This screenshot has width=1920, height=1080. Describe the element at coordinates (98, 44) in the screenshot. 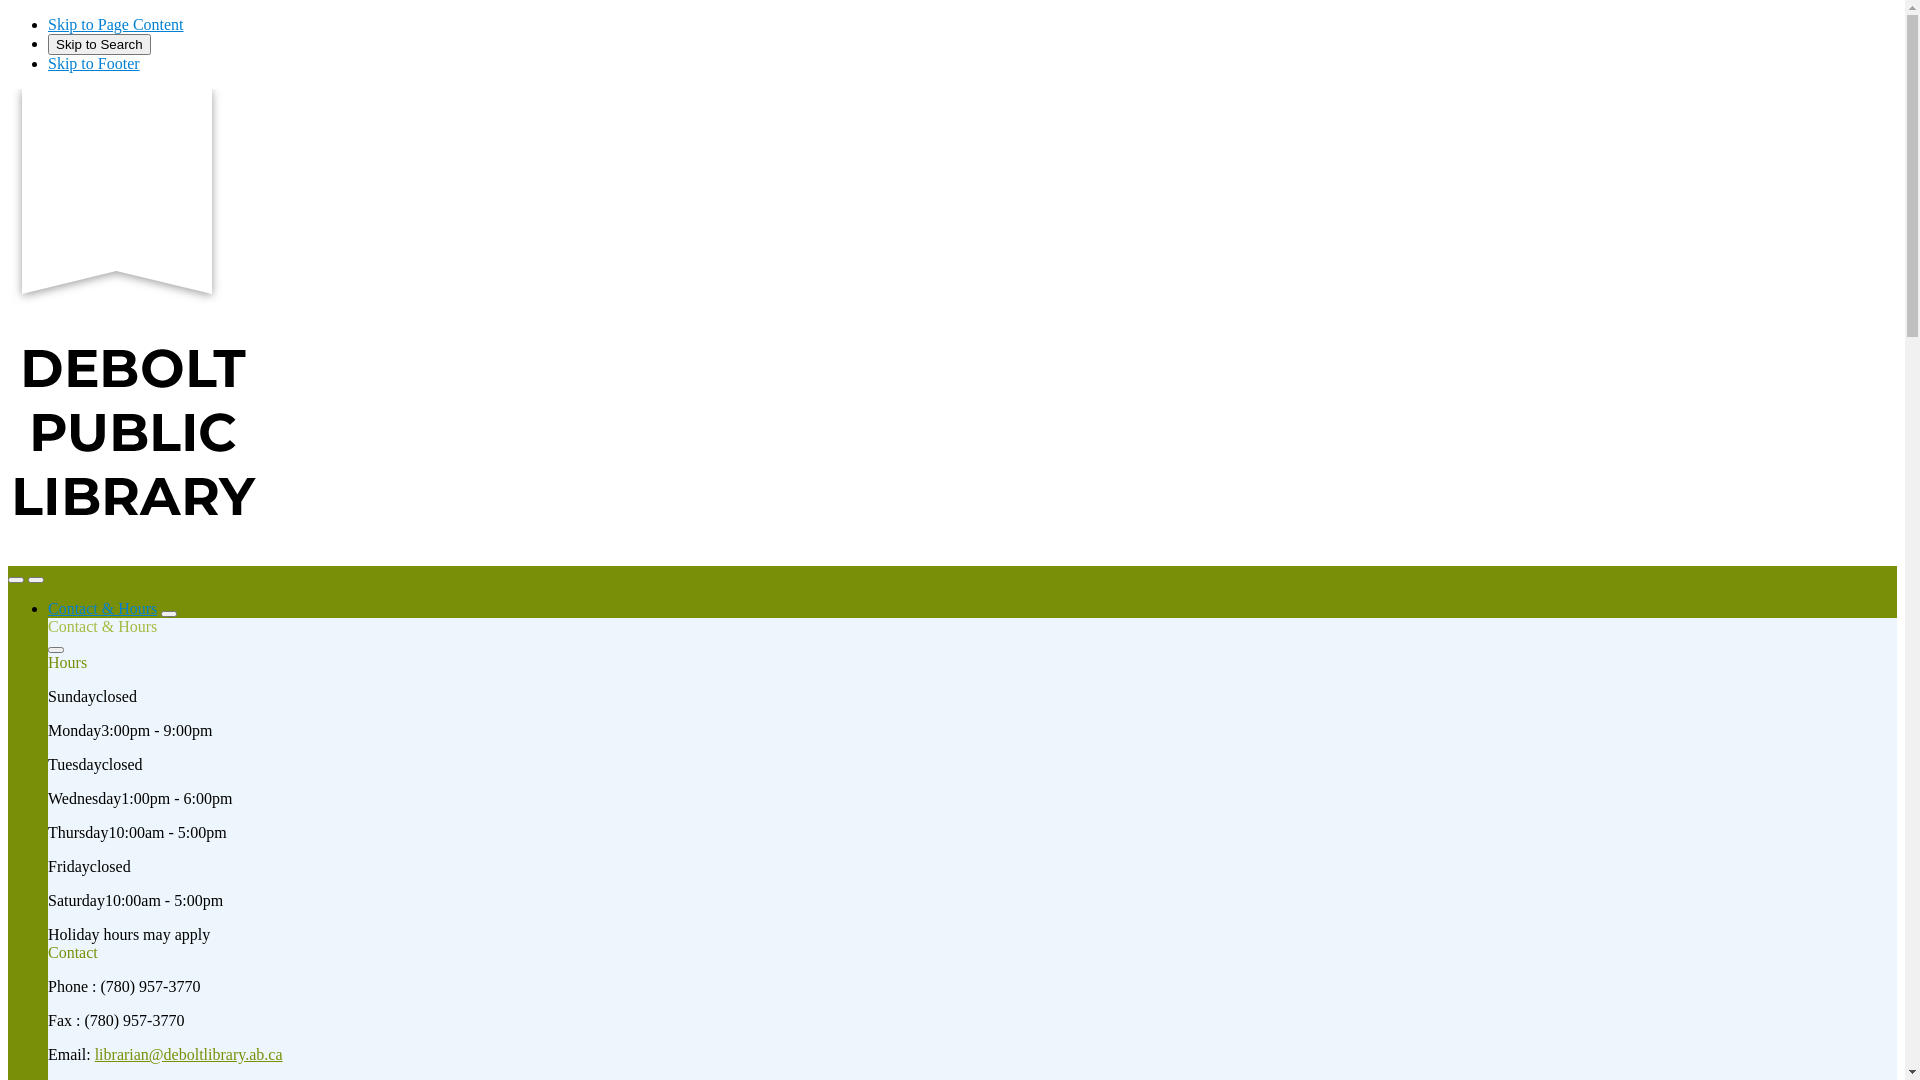

I see `'Skip to Search'` at that location.